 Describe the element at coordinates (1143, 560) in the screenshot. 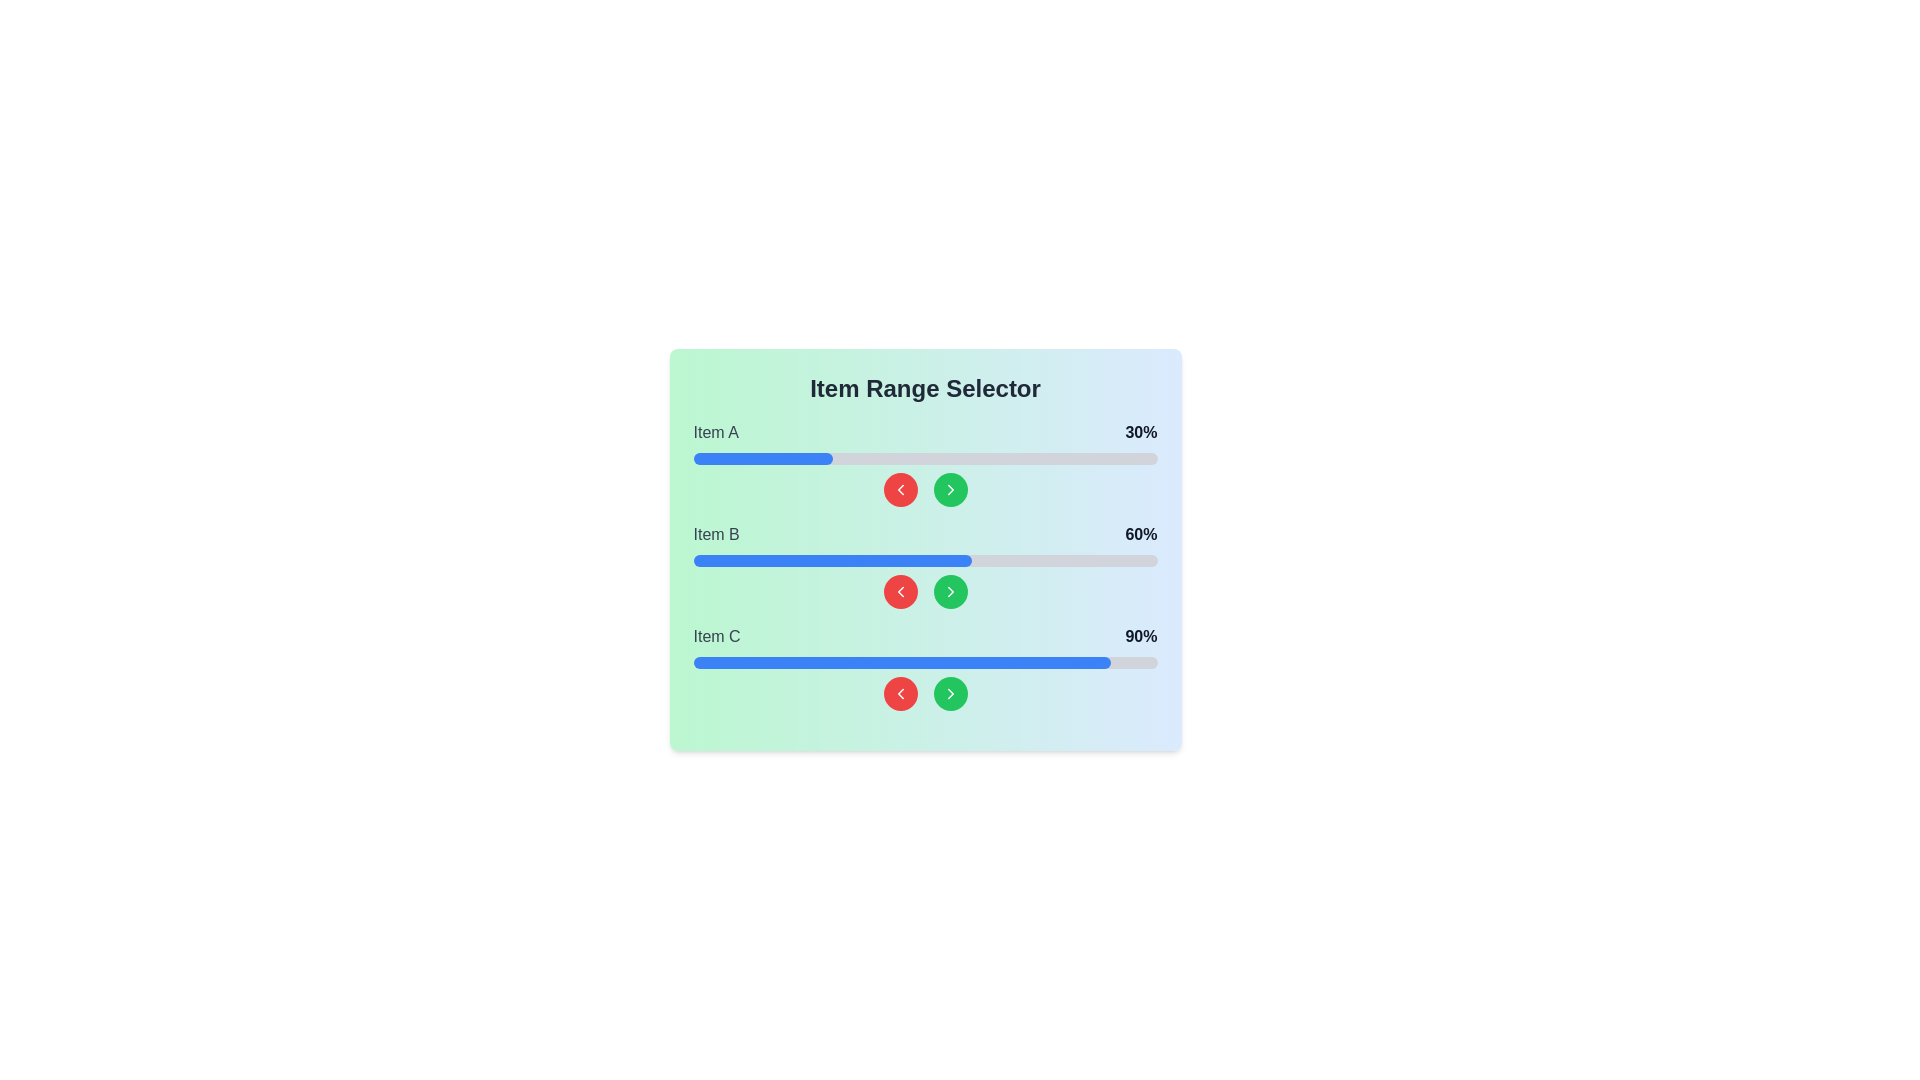

I see `the slider` at that location.